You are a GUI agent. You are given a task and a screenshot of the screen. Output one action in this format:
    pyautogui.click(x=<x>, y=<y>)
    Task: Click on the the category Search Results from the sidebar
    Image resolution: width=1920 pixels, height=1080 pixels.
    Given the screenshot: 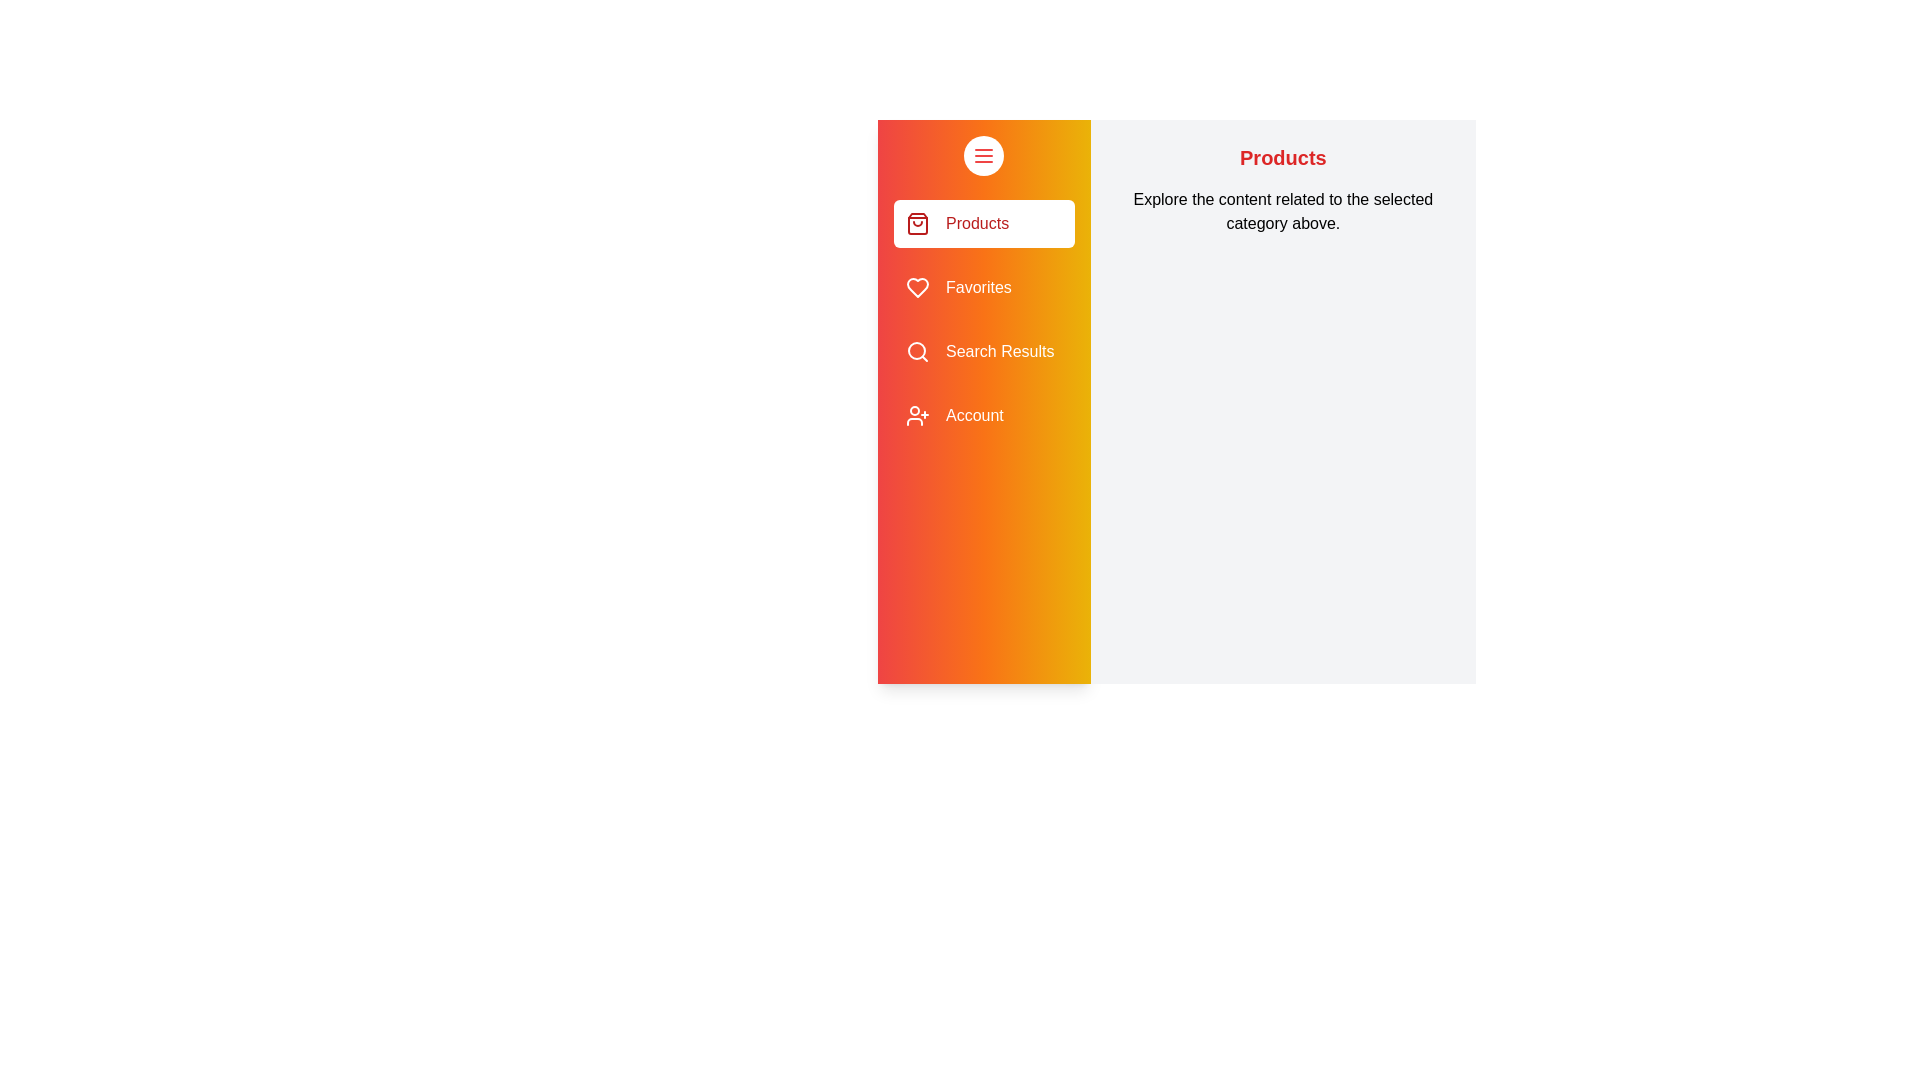 What is the action you would take?
    pyautogui.click(x=983, y=350)
    